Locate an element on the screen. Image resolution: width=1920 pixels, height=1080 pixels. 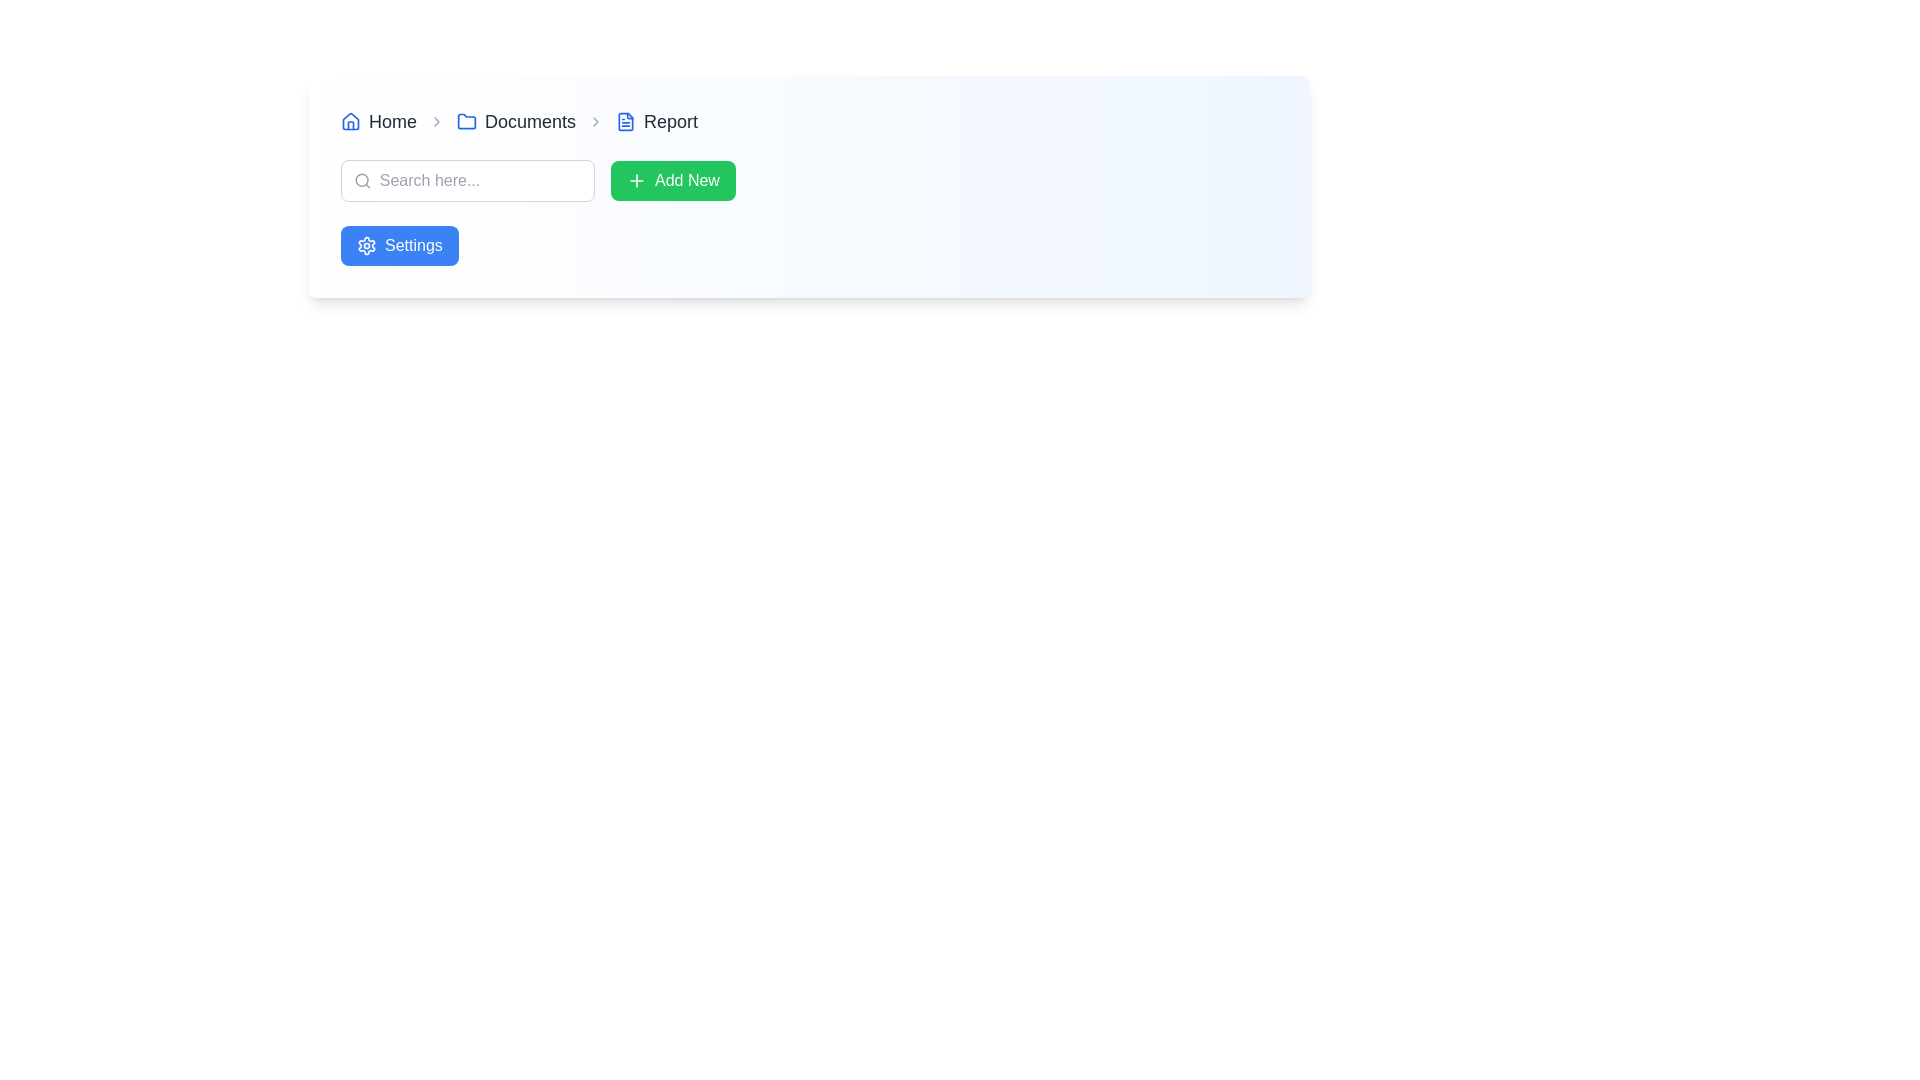
text of the 'Home' label in the breadcrumb navigation located at the top-left corner of the user interface is located at coordinates (379, 122).